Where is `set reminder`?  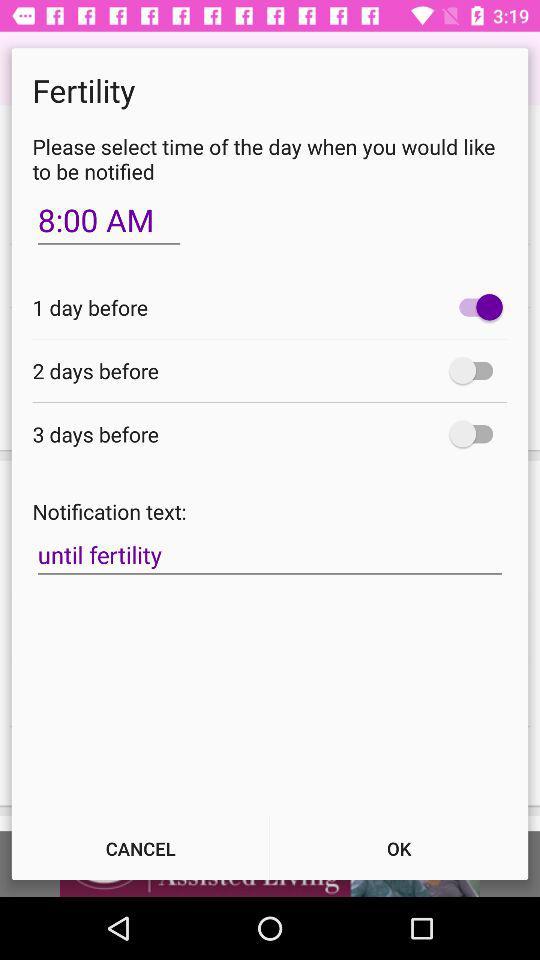 set reminder is located at coordinates (475, 369).